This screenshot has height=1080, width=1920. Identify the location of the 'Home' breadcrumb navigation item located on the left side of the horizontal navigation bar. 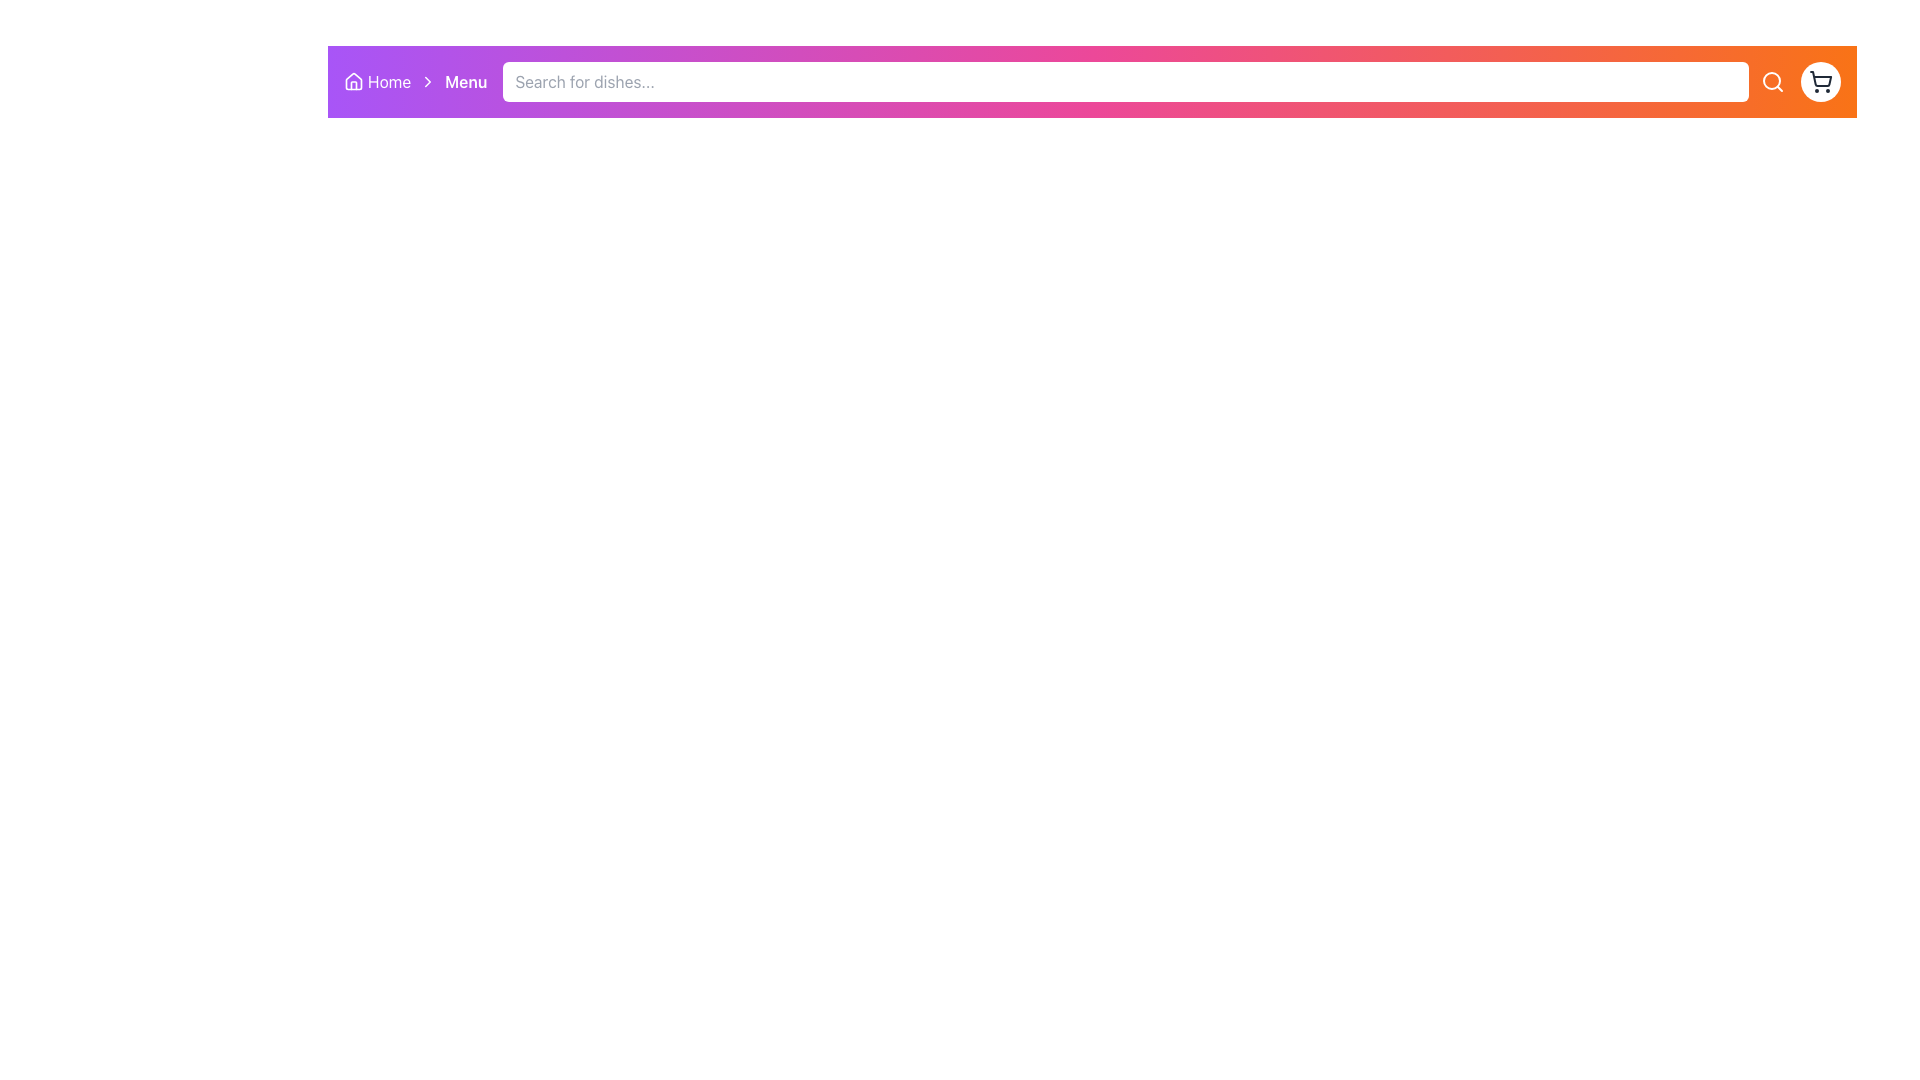
(414, 80).